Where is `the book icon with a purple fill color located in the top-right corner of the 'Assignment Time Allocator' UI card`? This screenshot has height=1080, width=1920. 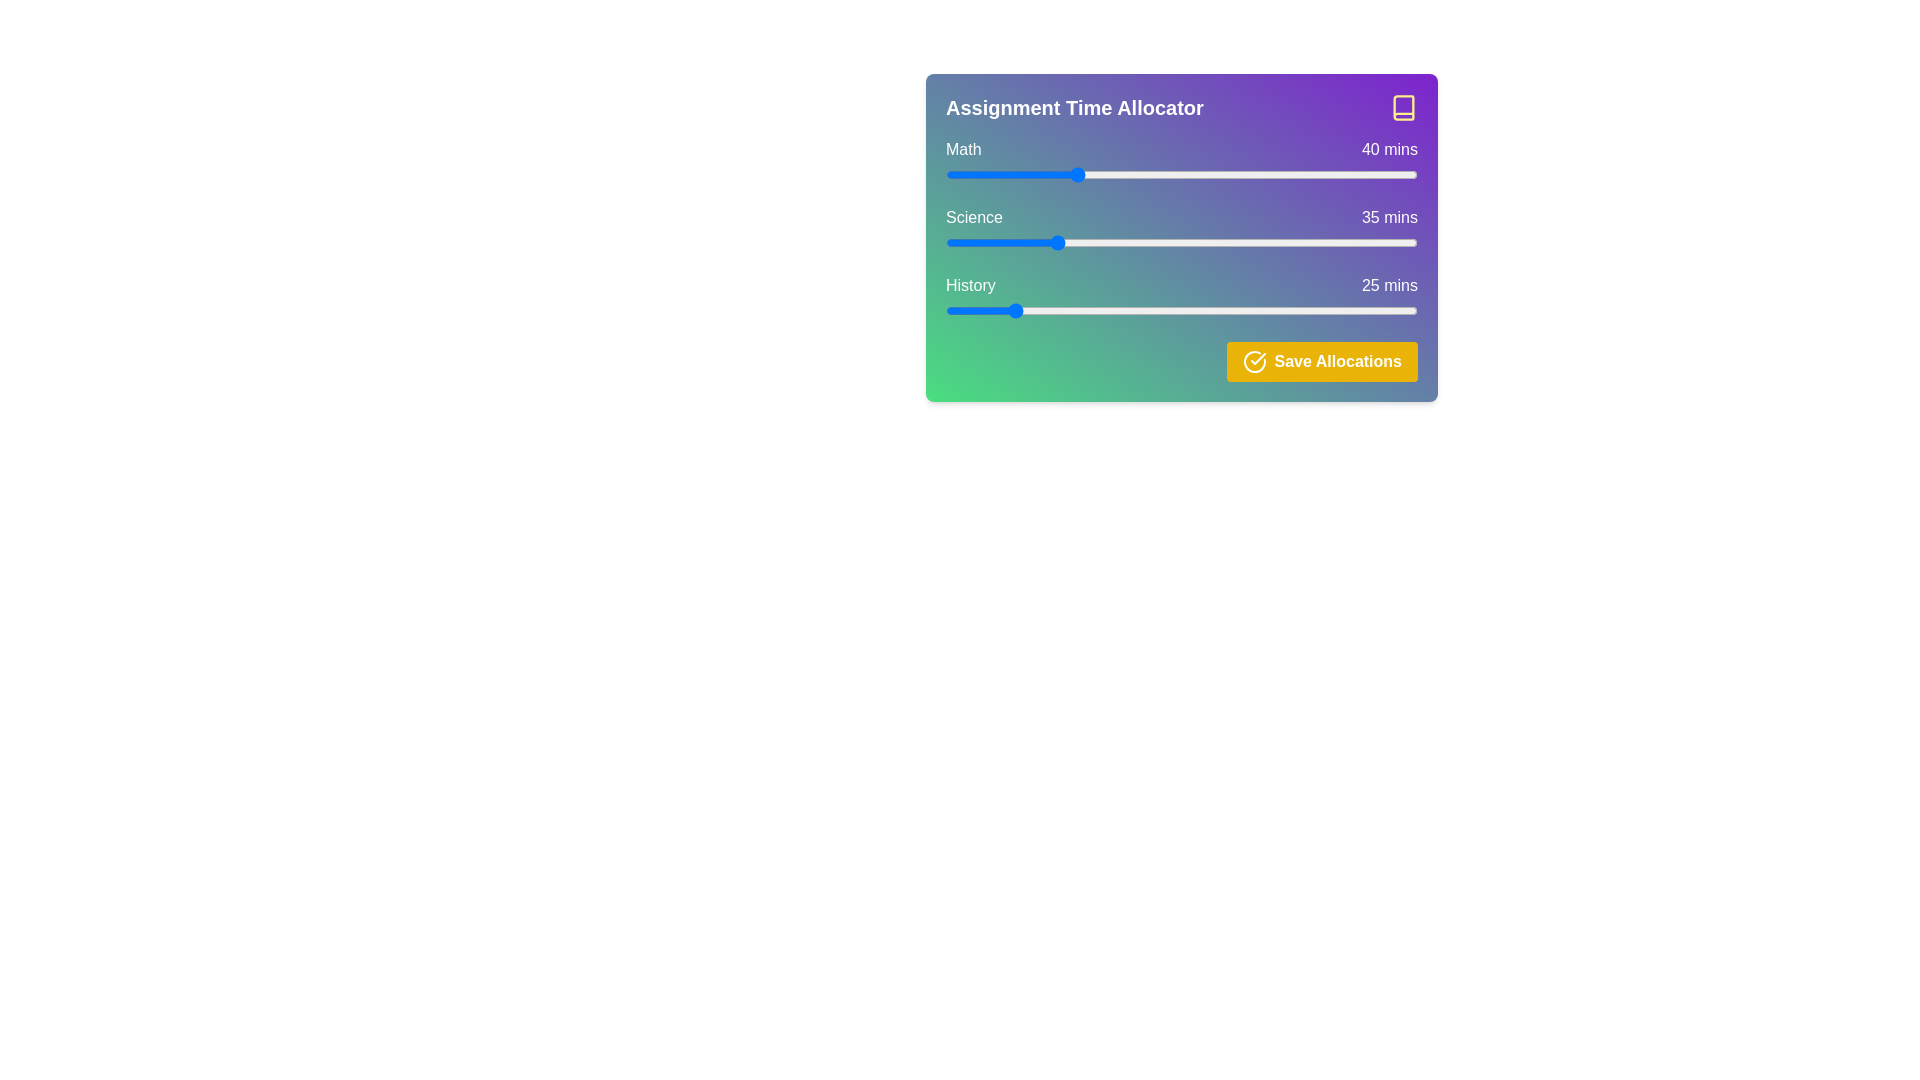
the book icon with a purple fill color located in the top-right corner of the 'Assignment Time Allocator' UI card is located at coordinates (1402, 108).